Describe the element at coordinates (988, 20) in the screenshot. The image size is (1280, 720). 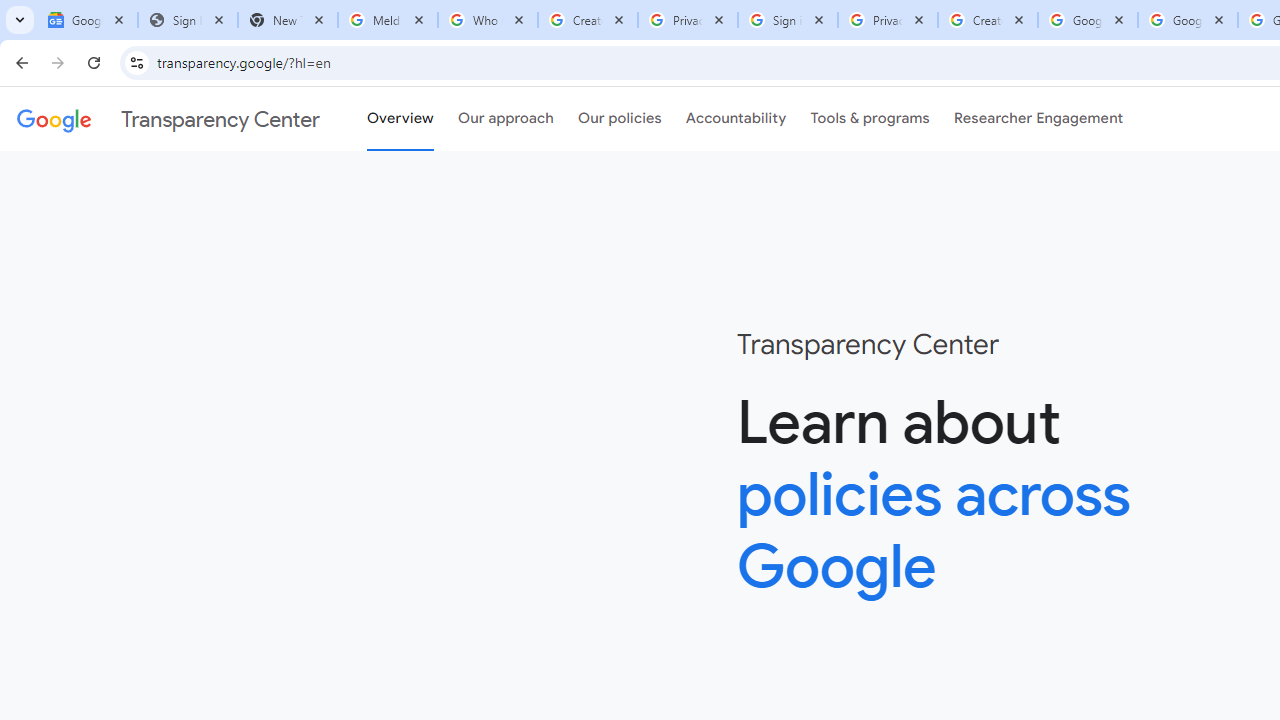
I see `'Create your Google Account'` at that location.